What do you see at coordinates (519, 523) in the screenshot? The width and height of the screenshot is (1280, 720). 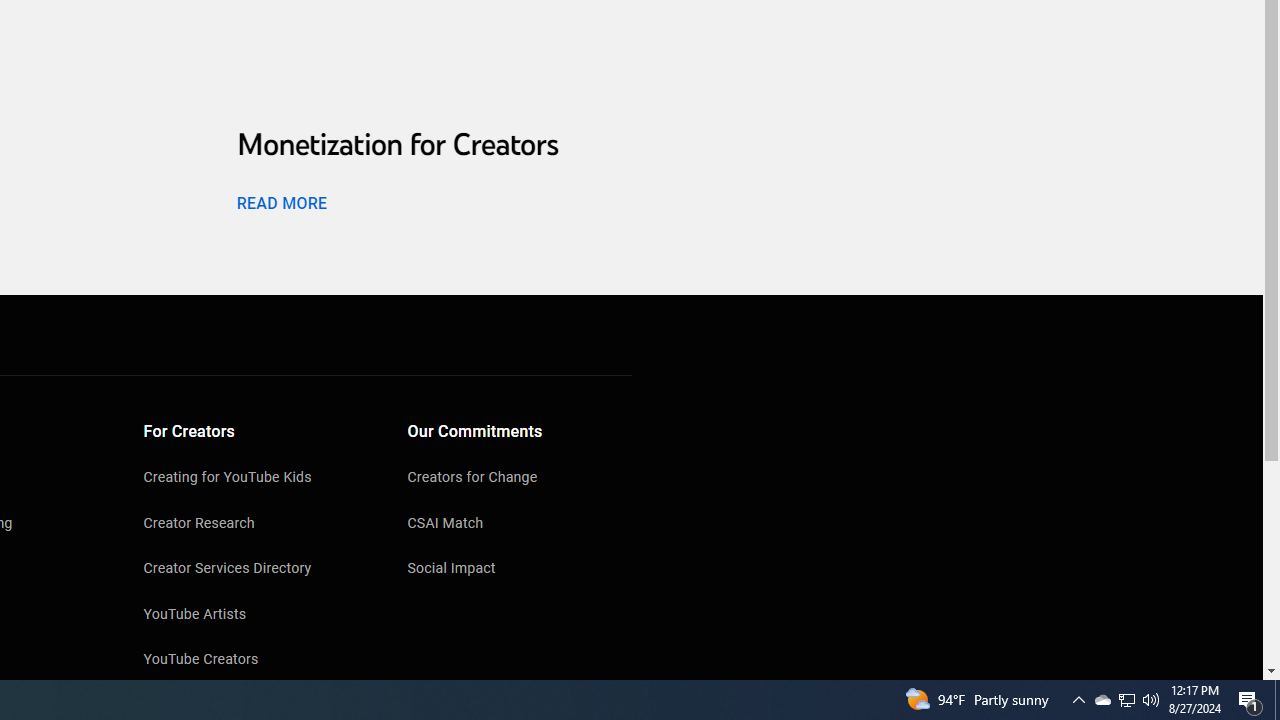 I see `'CSAI Match'` at bounding box center [519, 523].